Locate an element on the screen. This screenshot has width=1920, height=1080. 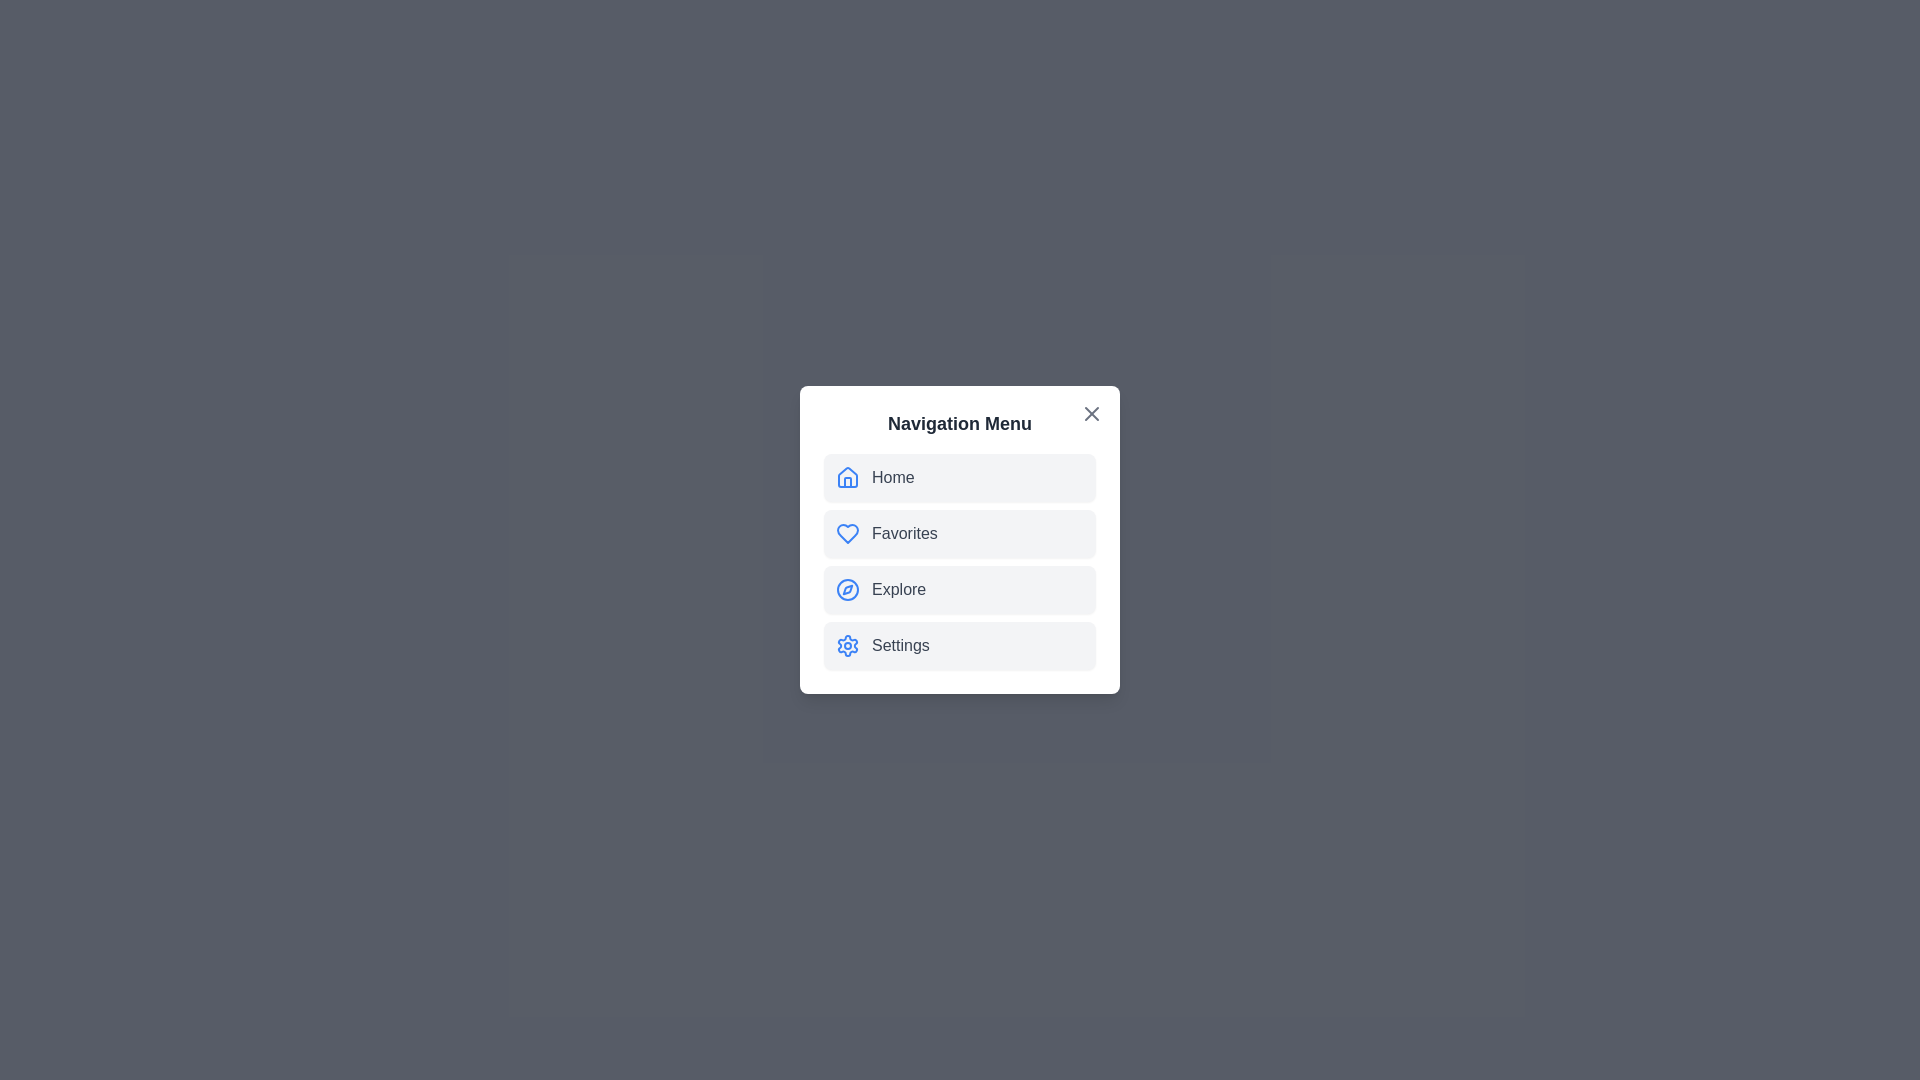
the 'Settings' navigation item in the dialog is located at coordinates (960, 645).